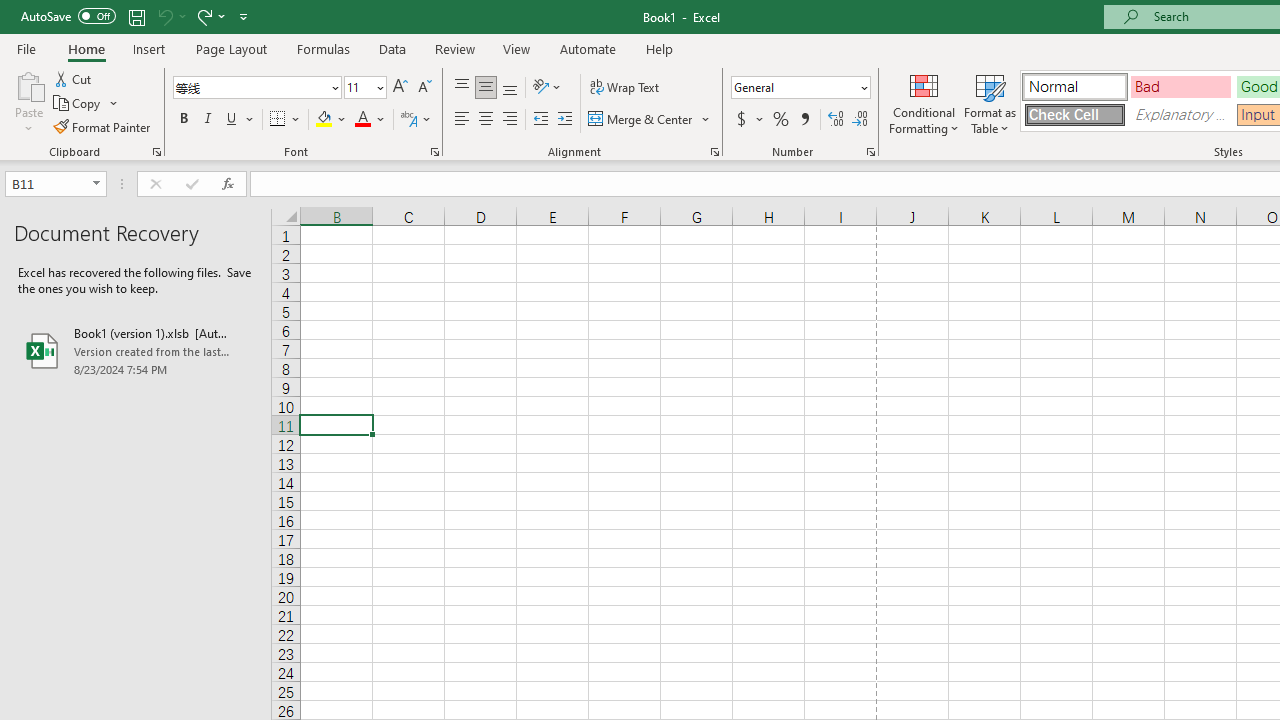 This screenshot has width=1280, height=720. I want to click on 'Comma Style', so click(805, 119).